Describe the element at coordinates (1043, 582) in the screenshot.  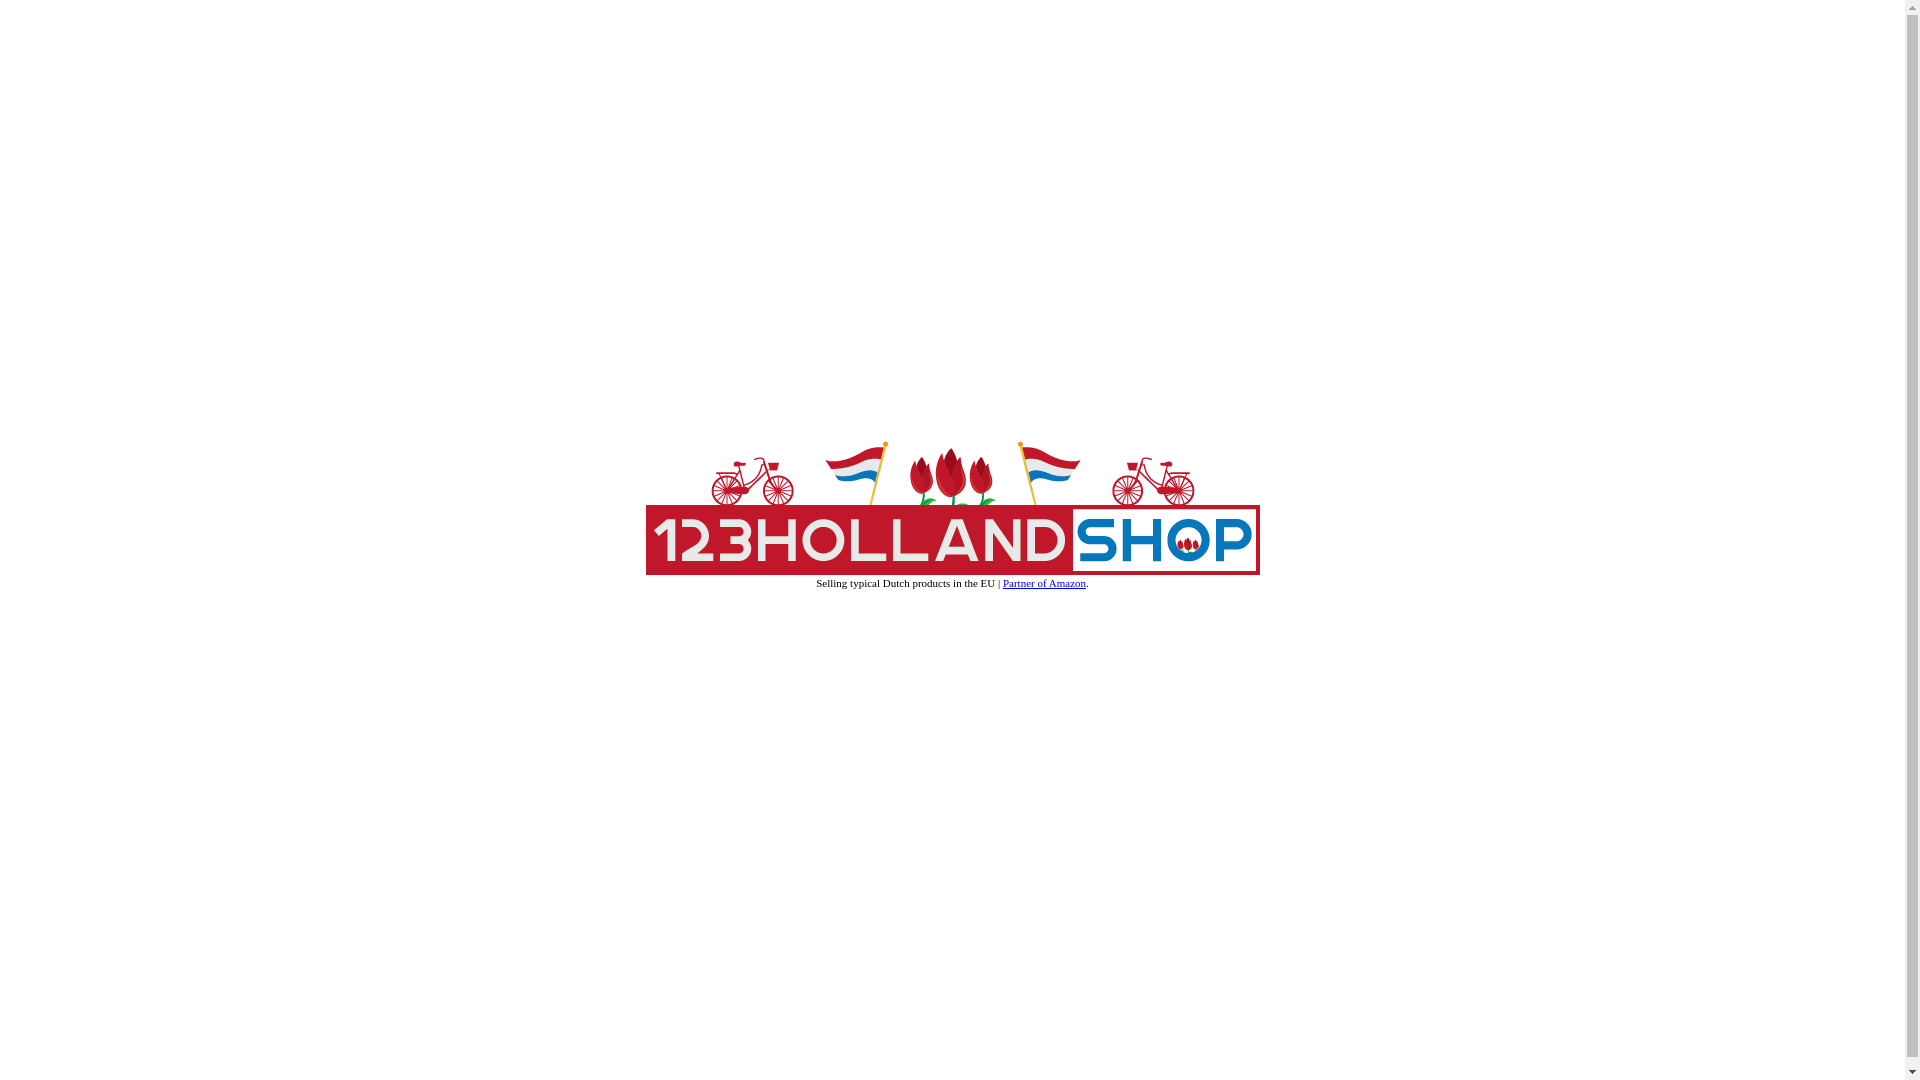
I see `'Partner of Amazon'` at that location.